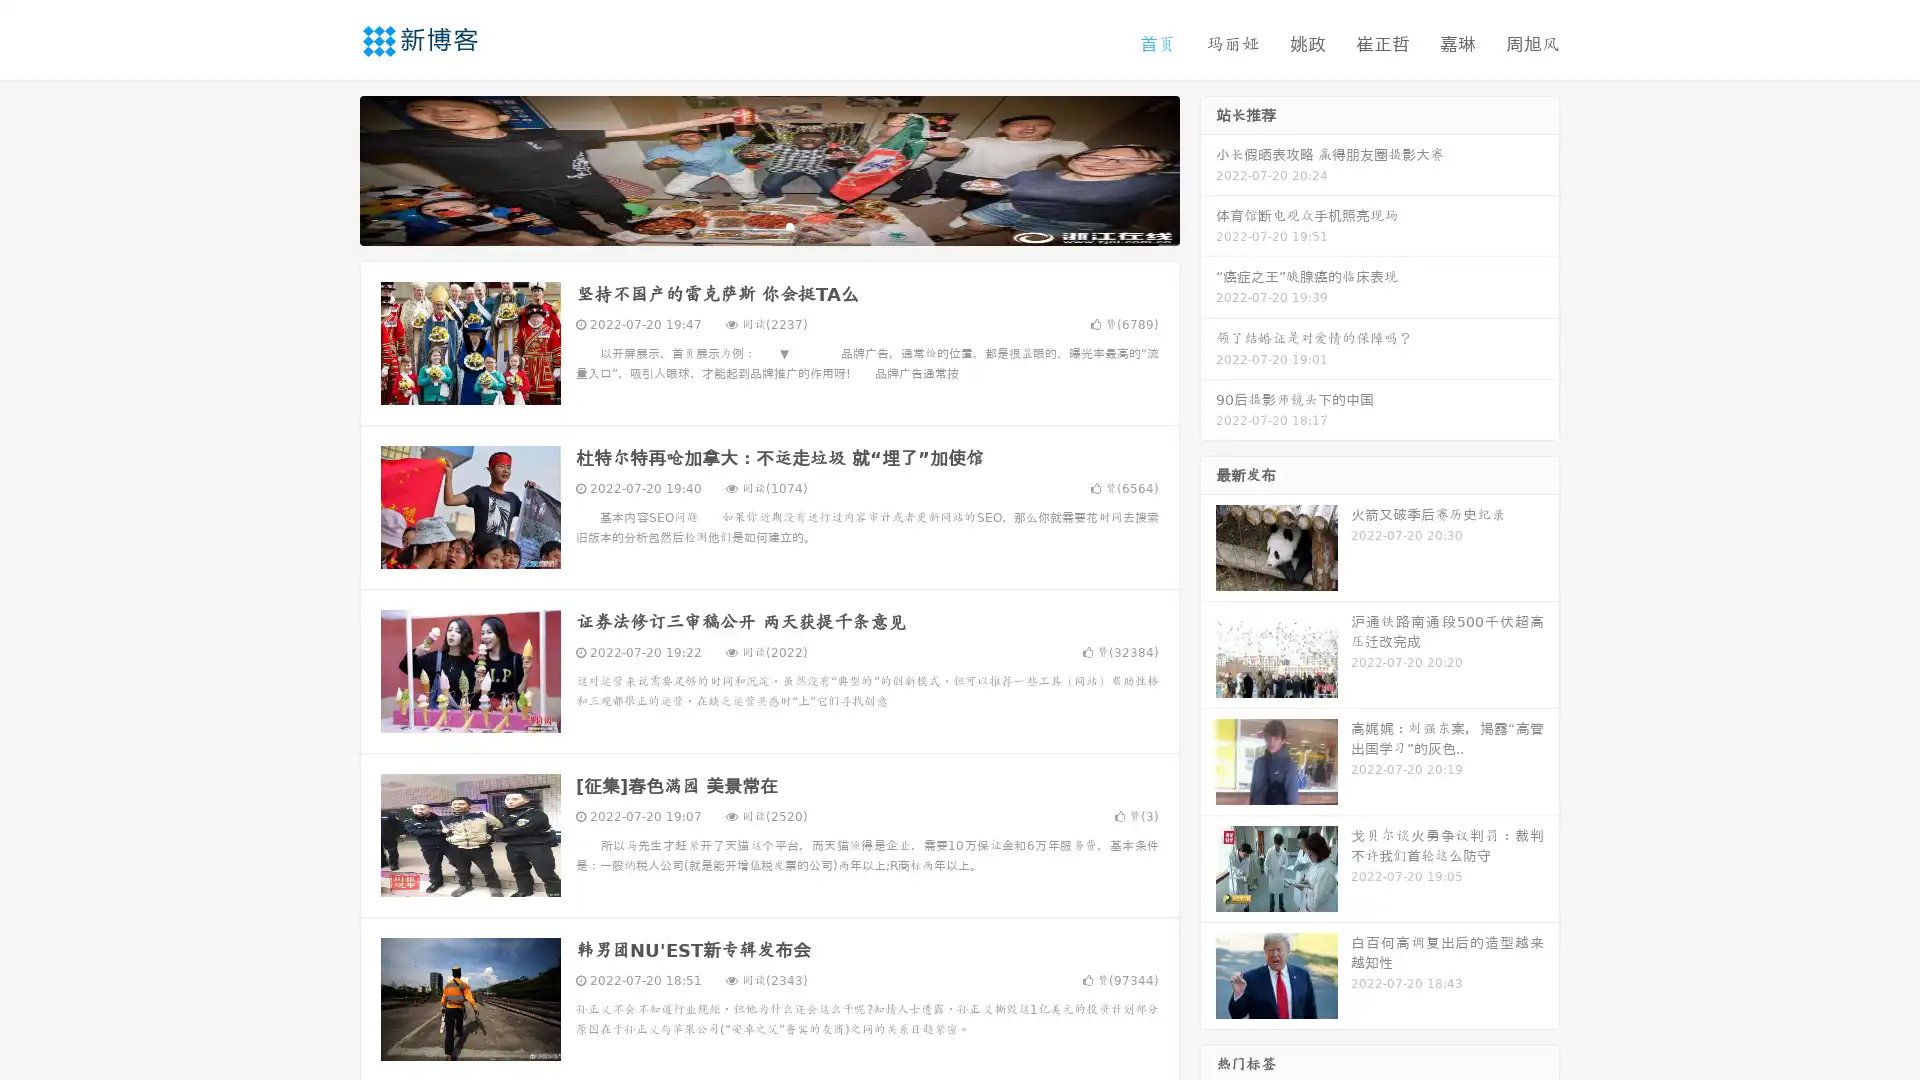  I want to click on Go to slide 2, so click(768, 225).